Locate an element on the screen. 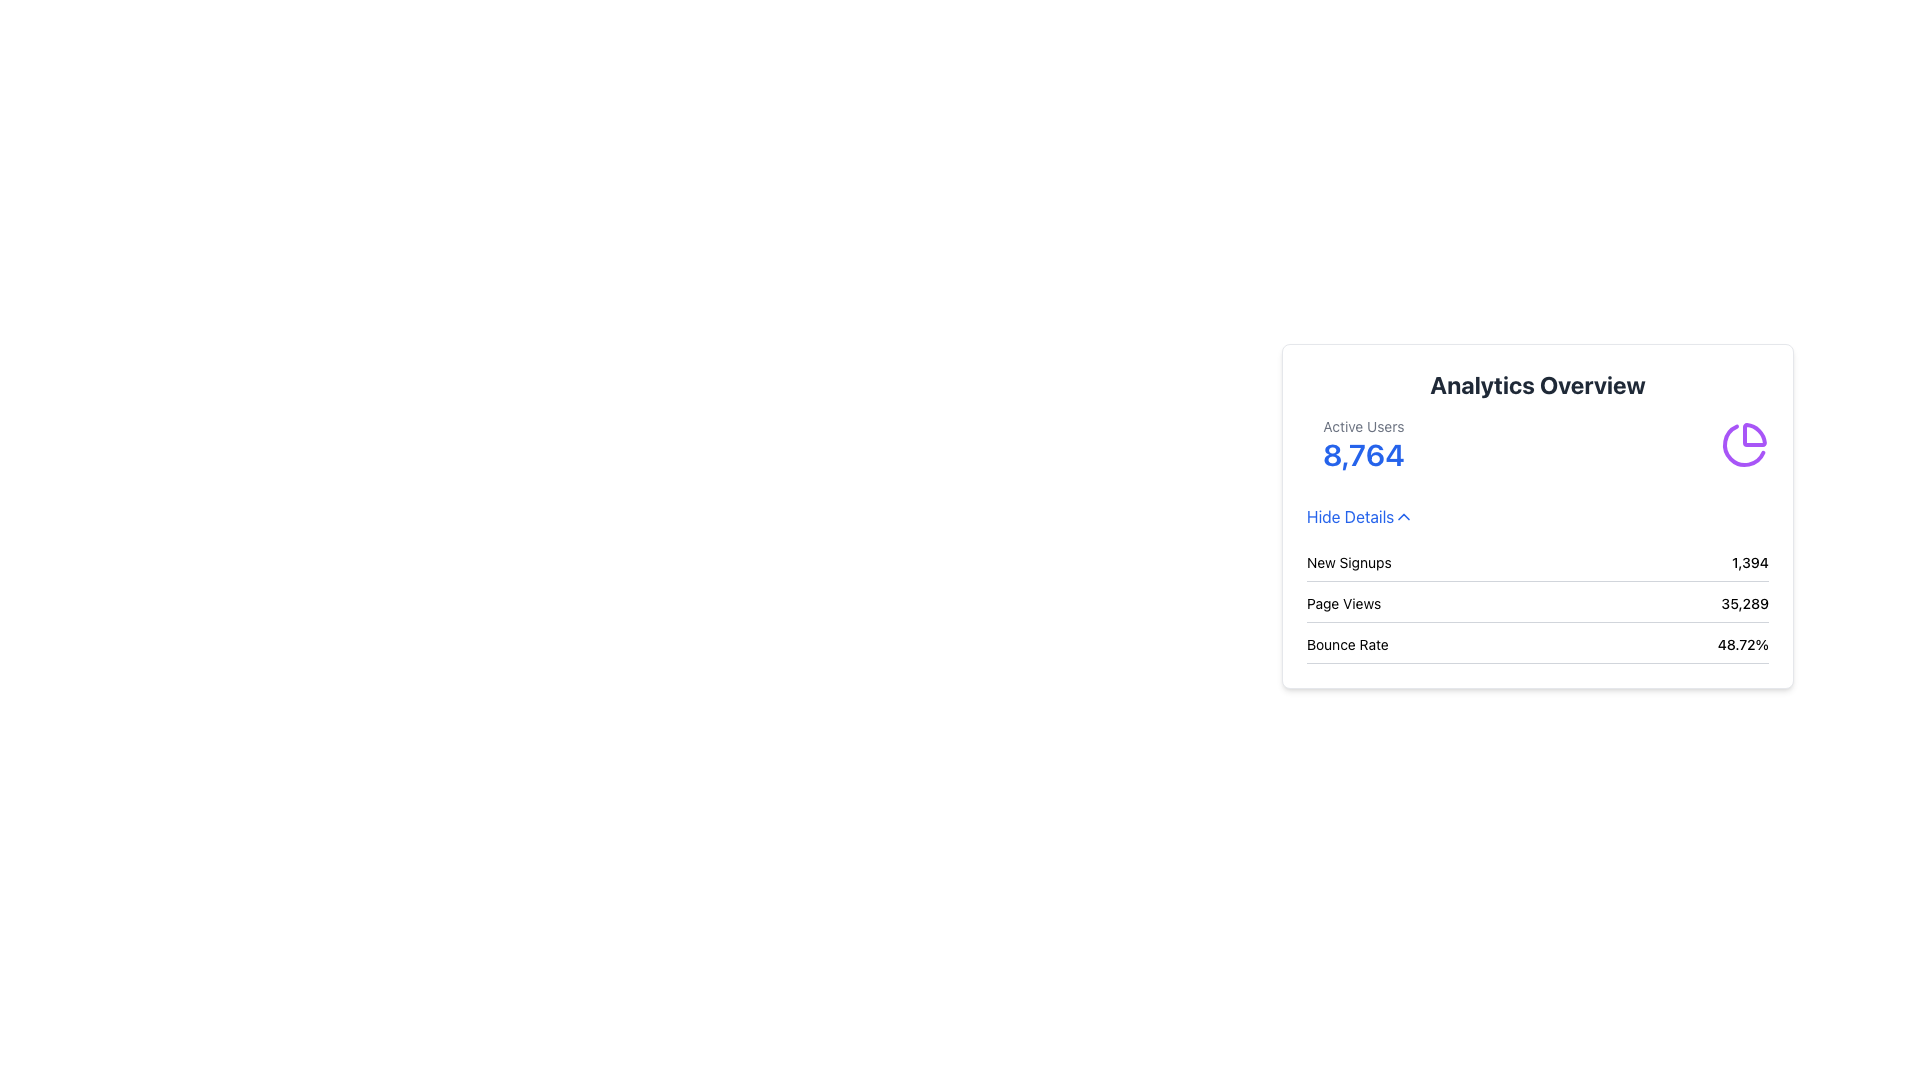  the collapsible button located beneath the 'Active Users' data in the 'Analytics Overview' card to hide the details section is located at coordinates (1360, 515).